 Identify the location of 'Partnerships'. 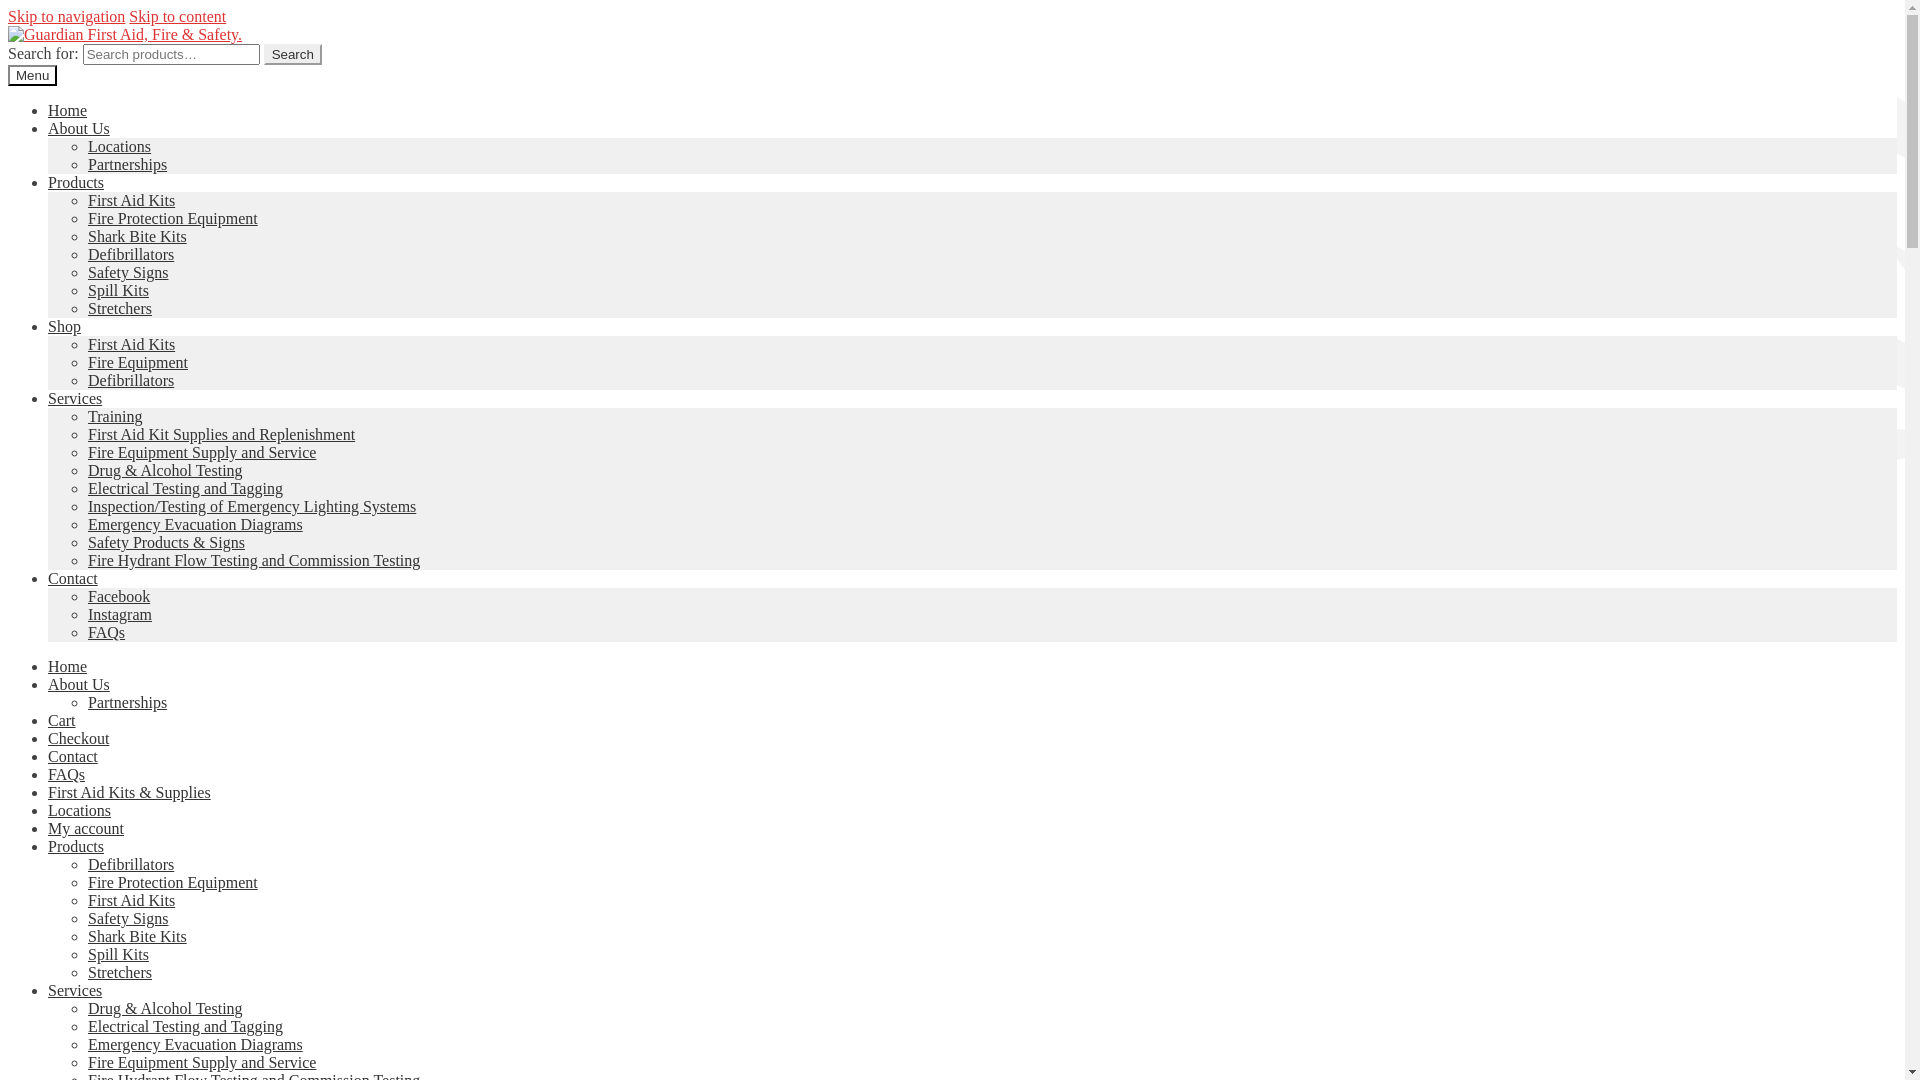
(126, 163).